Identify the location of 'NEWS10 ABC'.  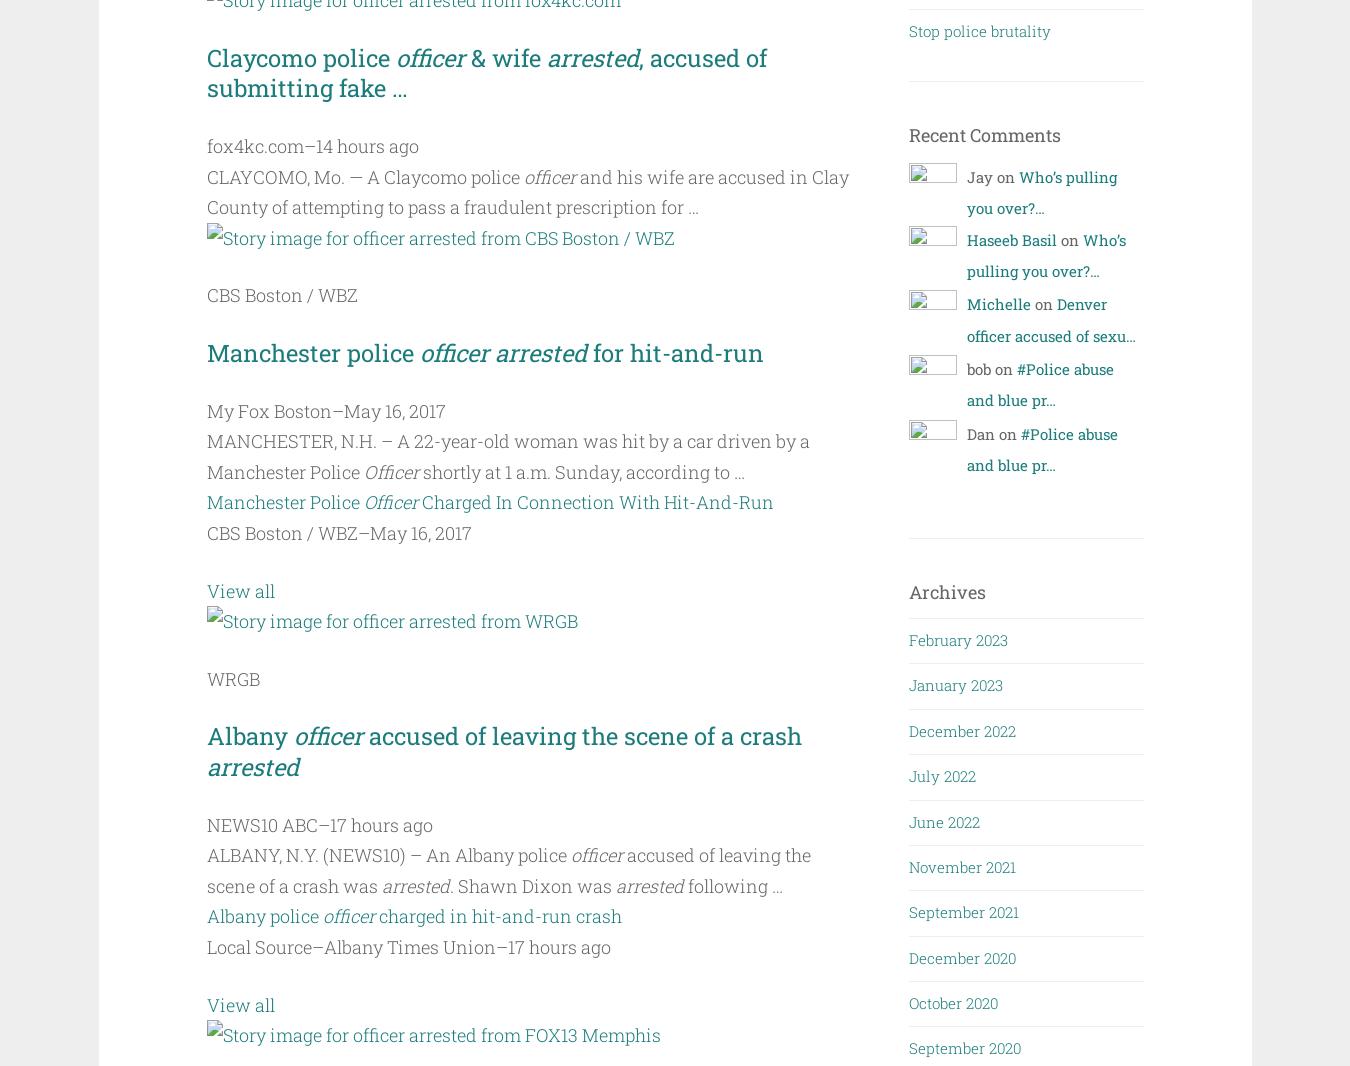
(260, 824).